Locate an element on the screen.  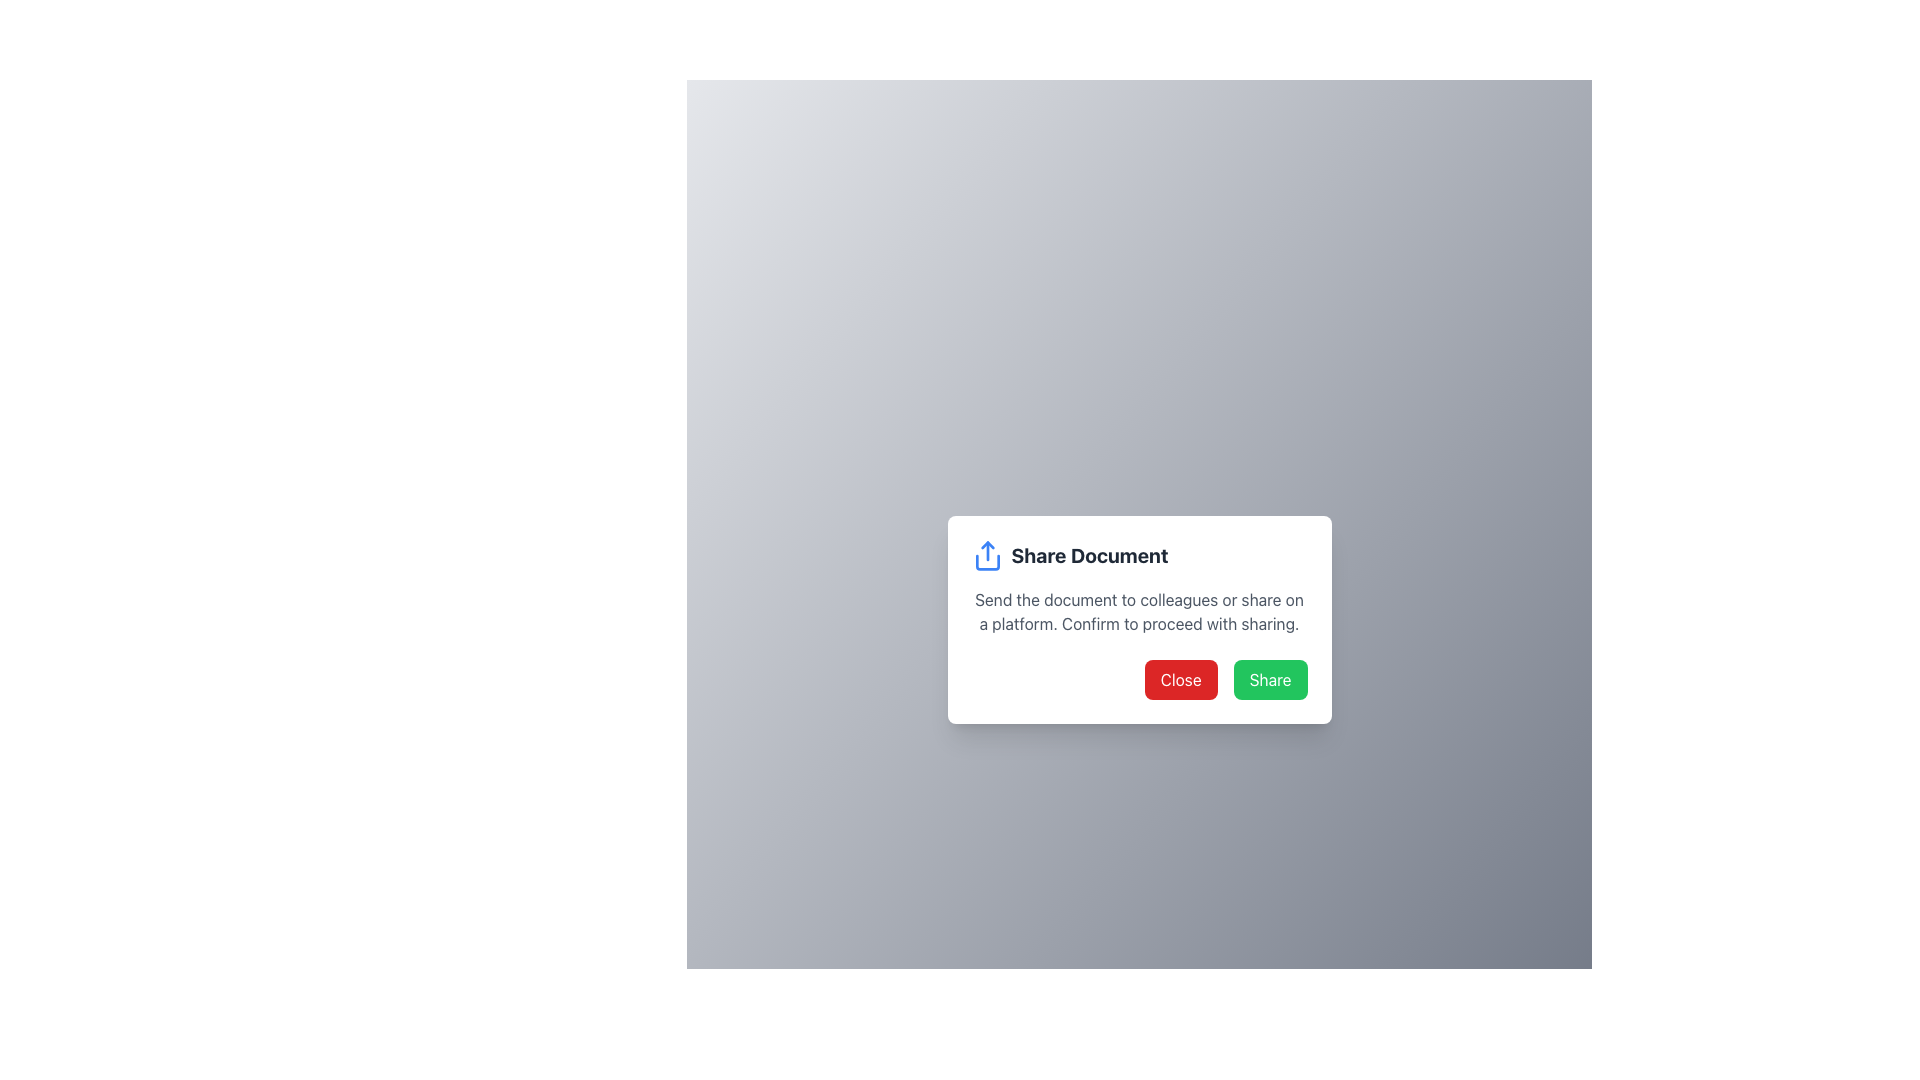
the Header with Icon that indicates the purpose of the modal dialog for sharing a document is located at coordinates (1139, 555).